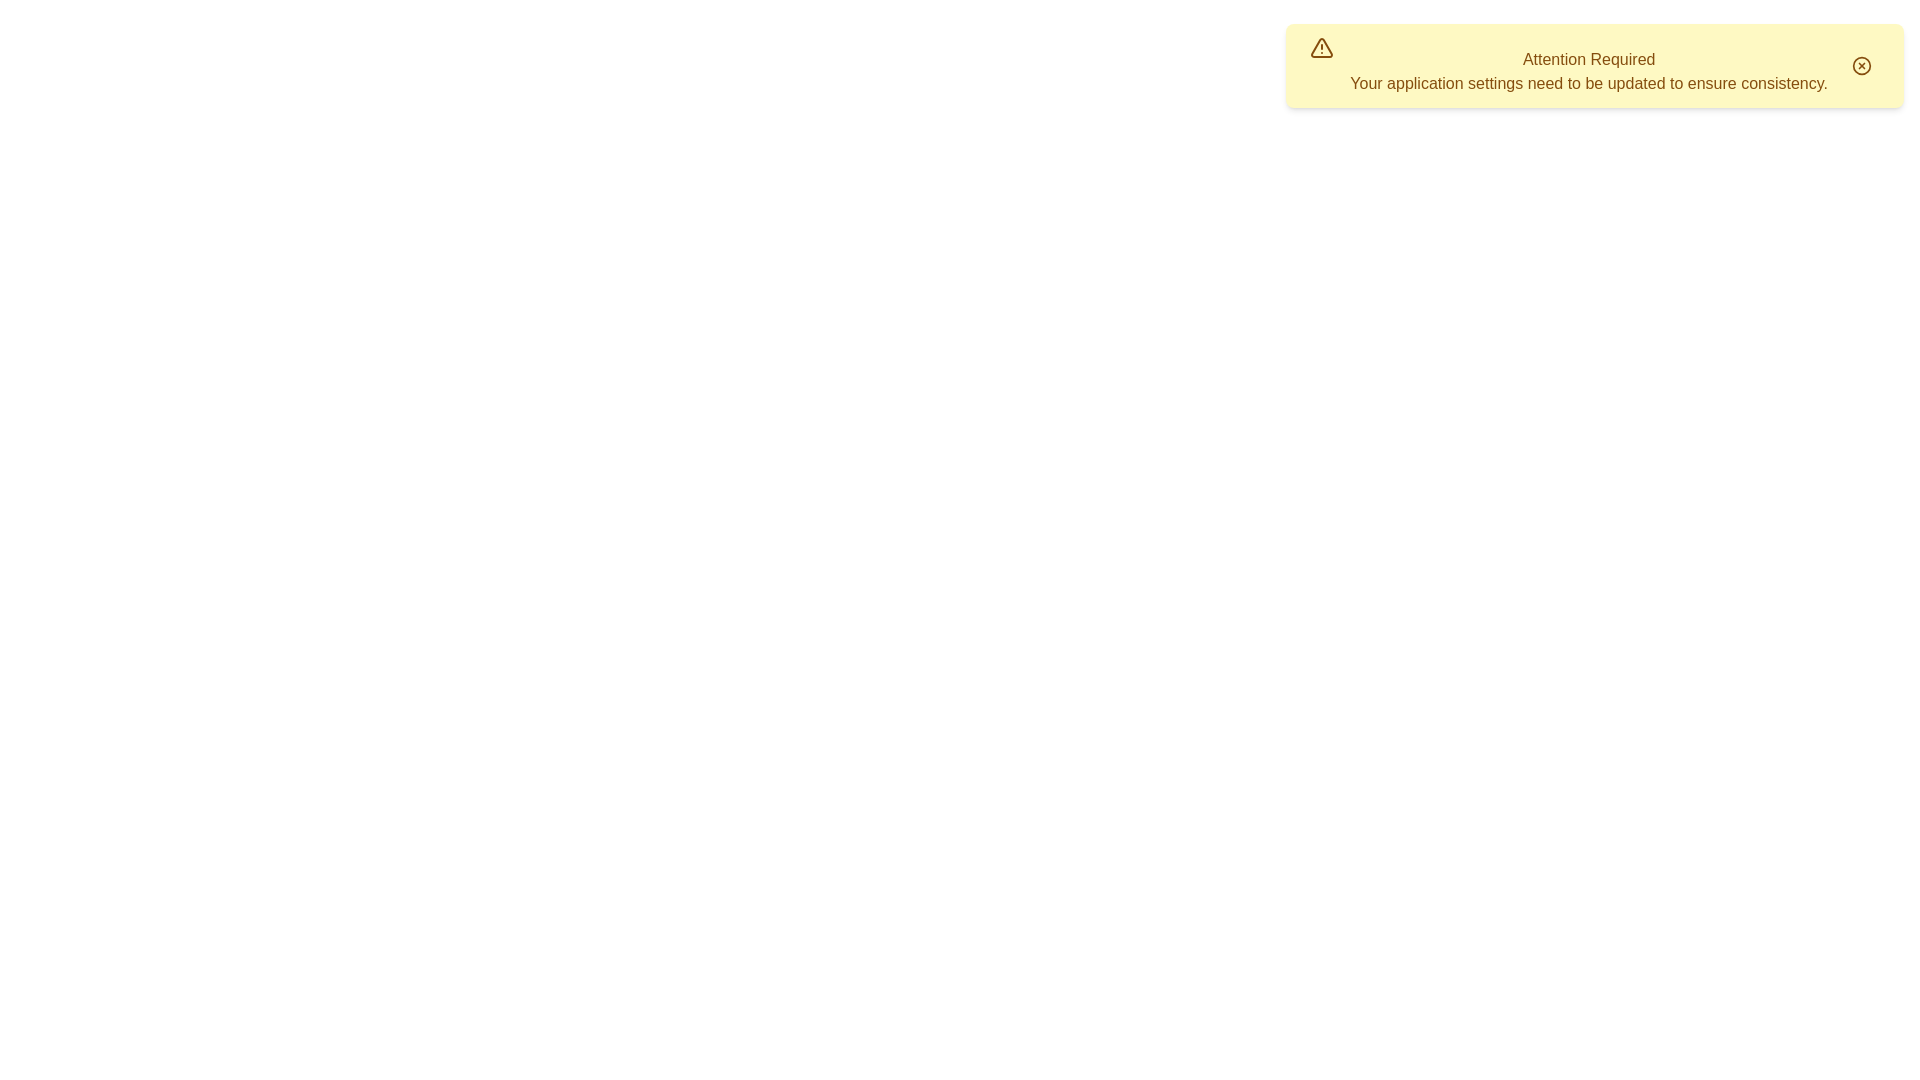 Image resolution: width=1920 pixels, height=1080 pixels. I want to click on the decorative close button icon located at the top-right corner of the interface, which features a cross shape overlay, so click(1861, 64).